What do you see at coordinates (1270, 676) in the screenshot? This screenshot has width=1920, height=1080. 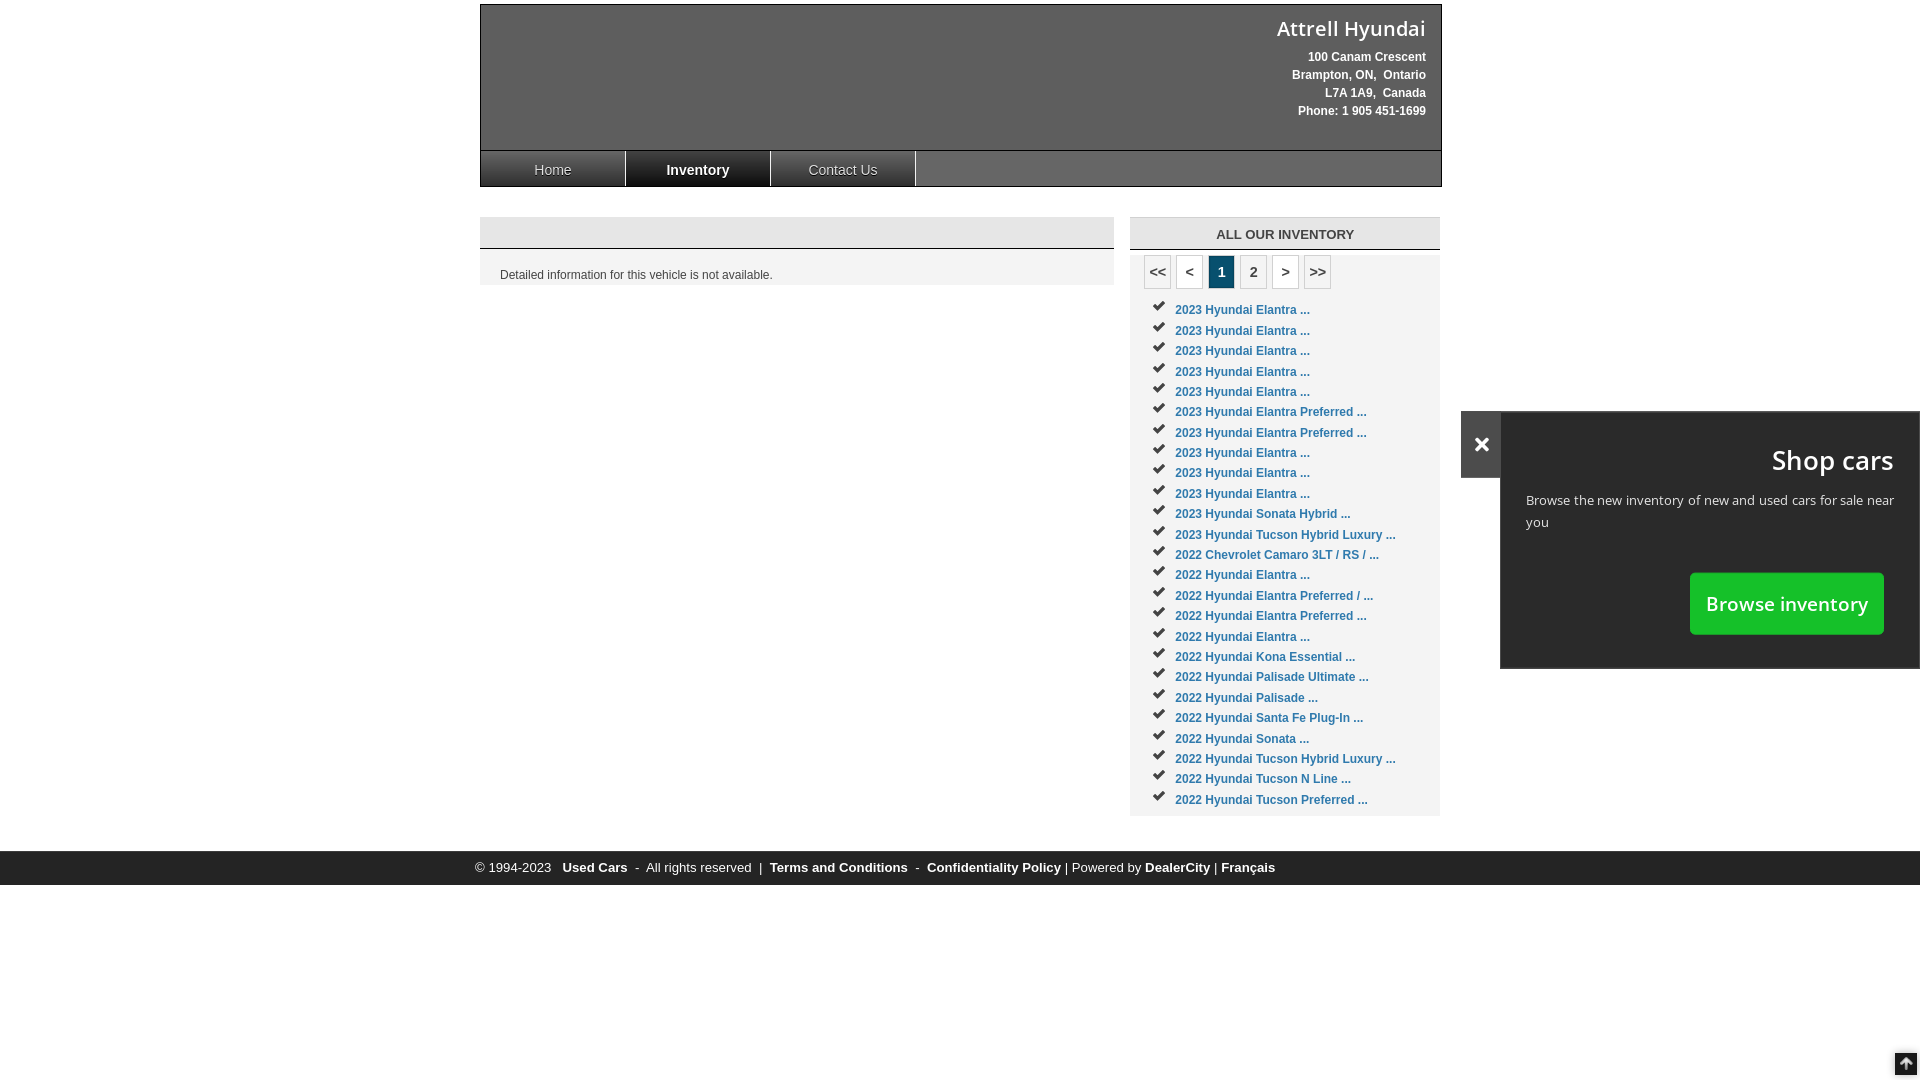 I see `'2022 Hyundai Palisade Ultimate ...'` at bounding box center [1270, 676].